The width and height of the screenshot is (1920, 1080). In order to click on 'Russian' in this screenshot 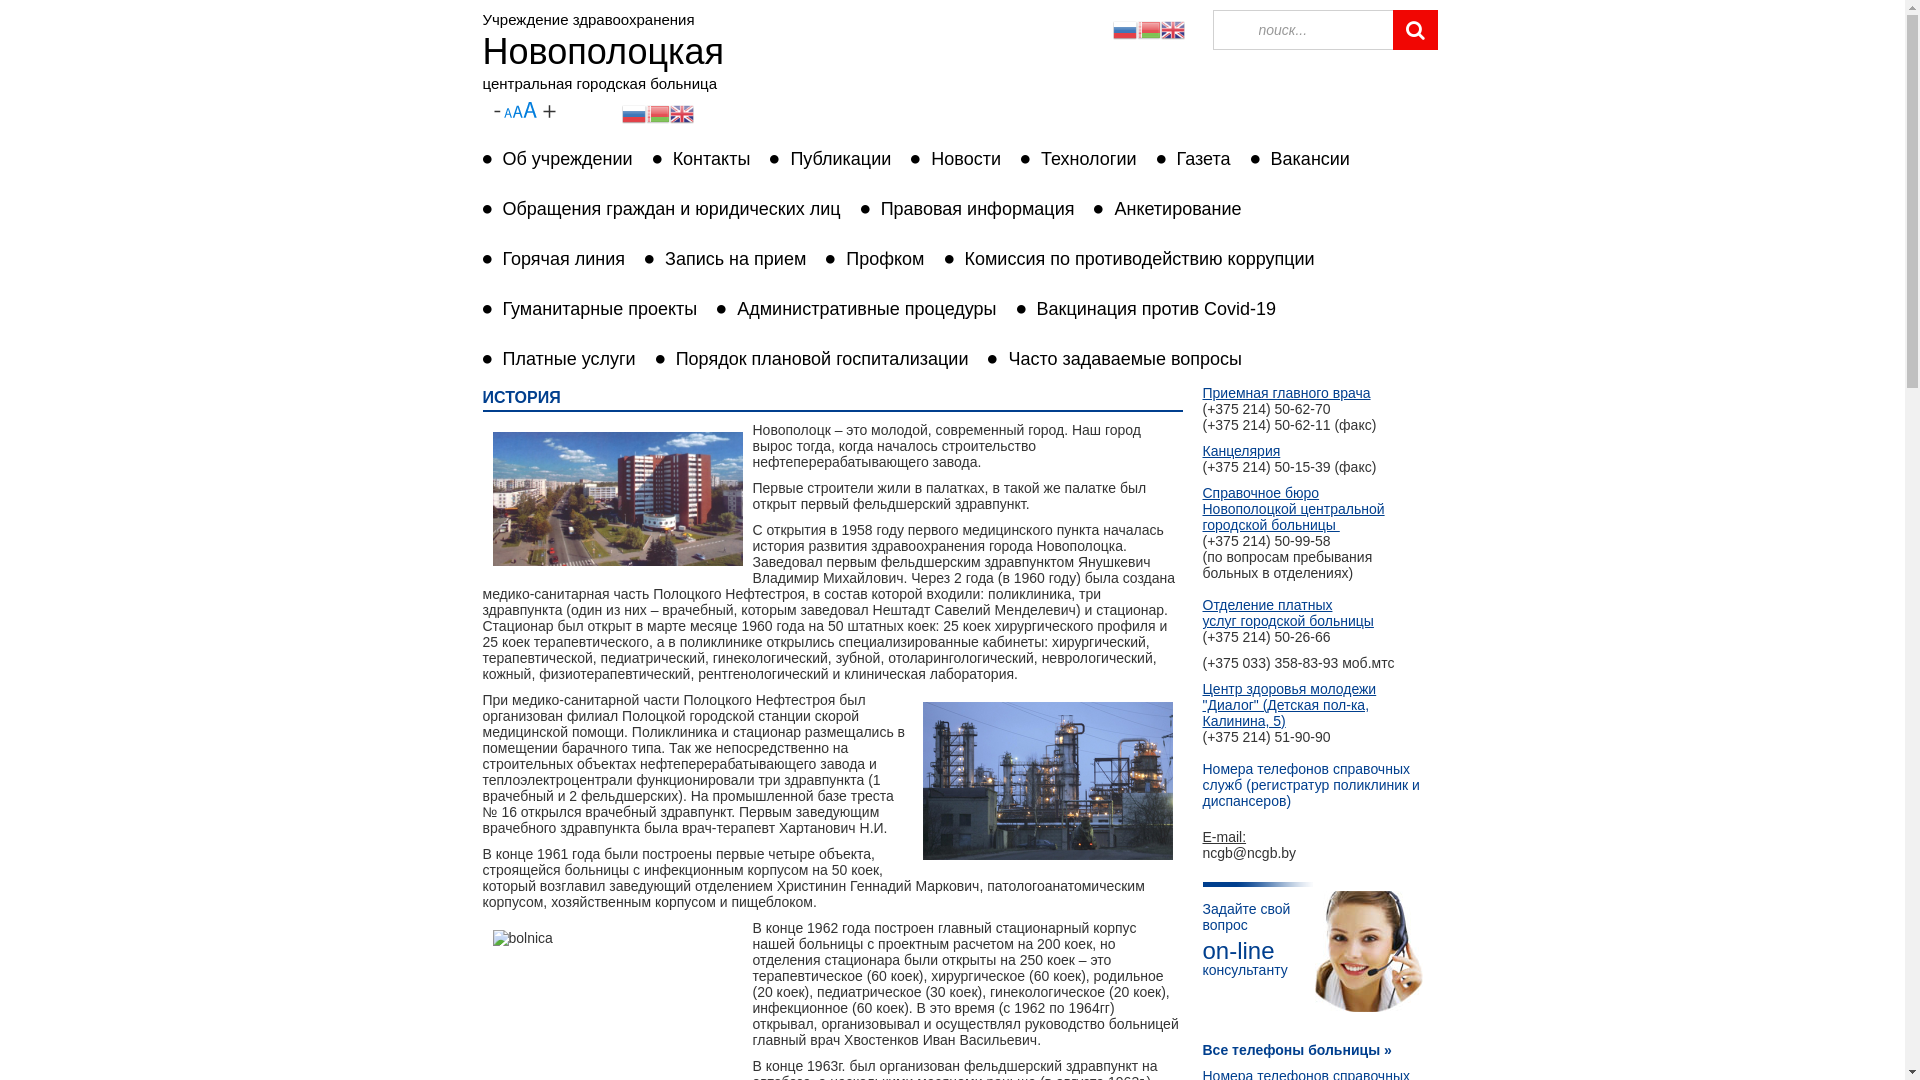, I will do `click(632, 112)`.